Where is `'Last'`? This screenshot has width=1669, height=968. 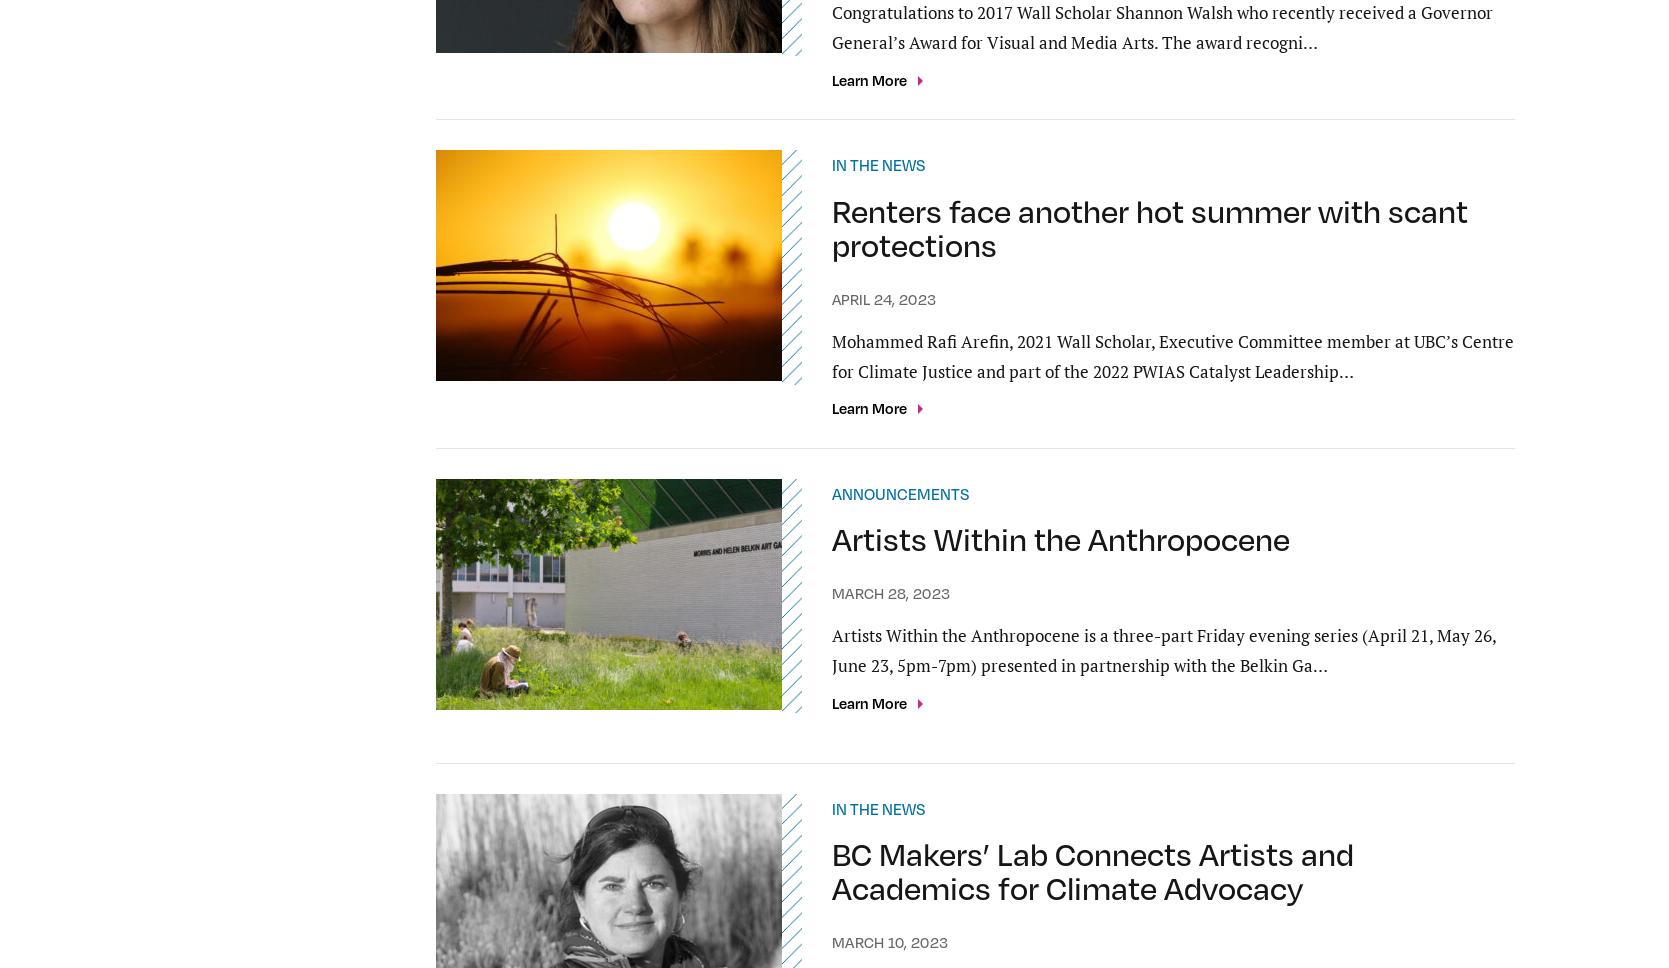 'Last' is located at coordinates (1013, 666).